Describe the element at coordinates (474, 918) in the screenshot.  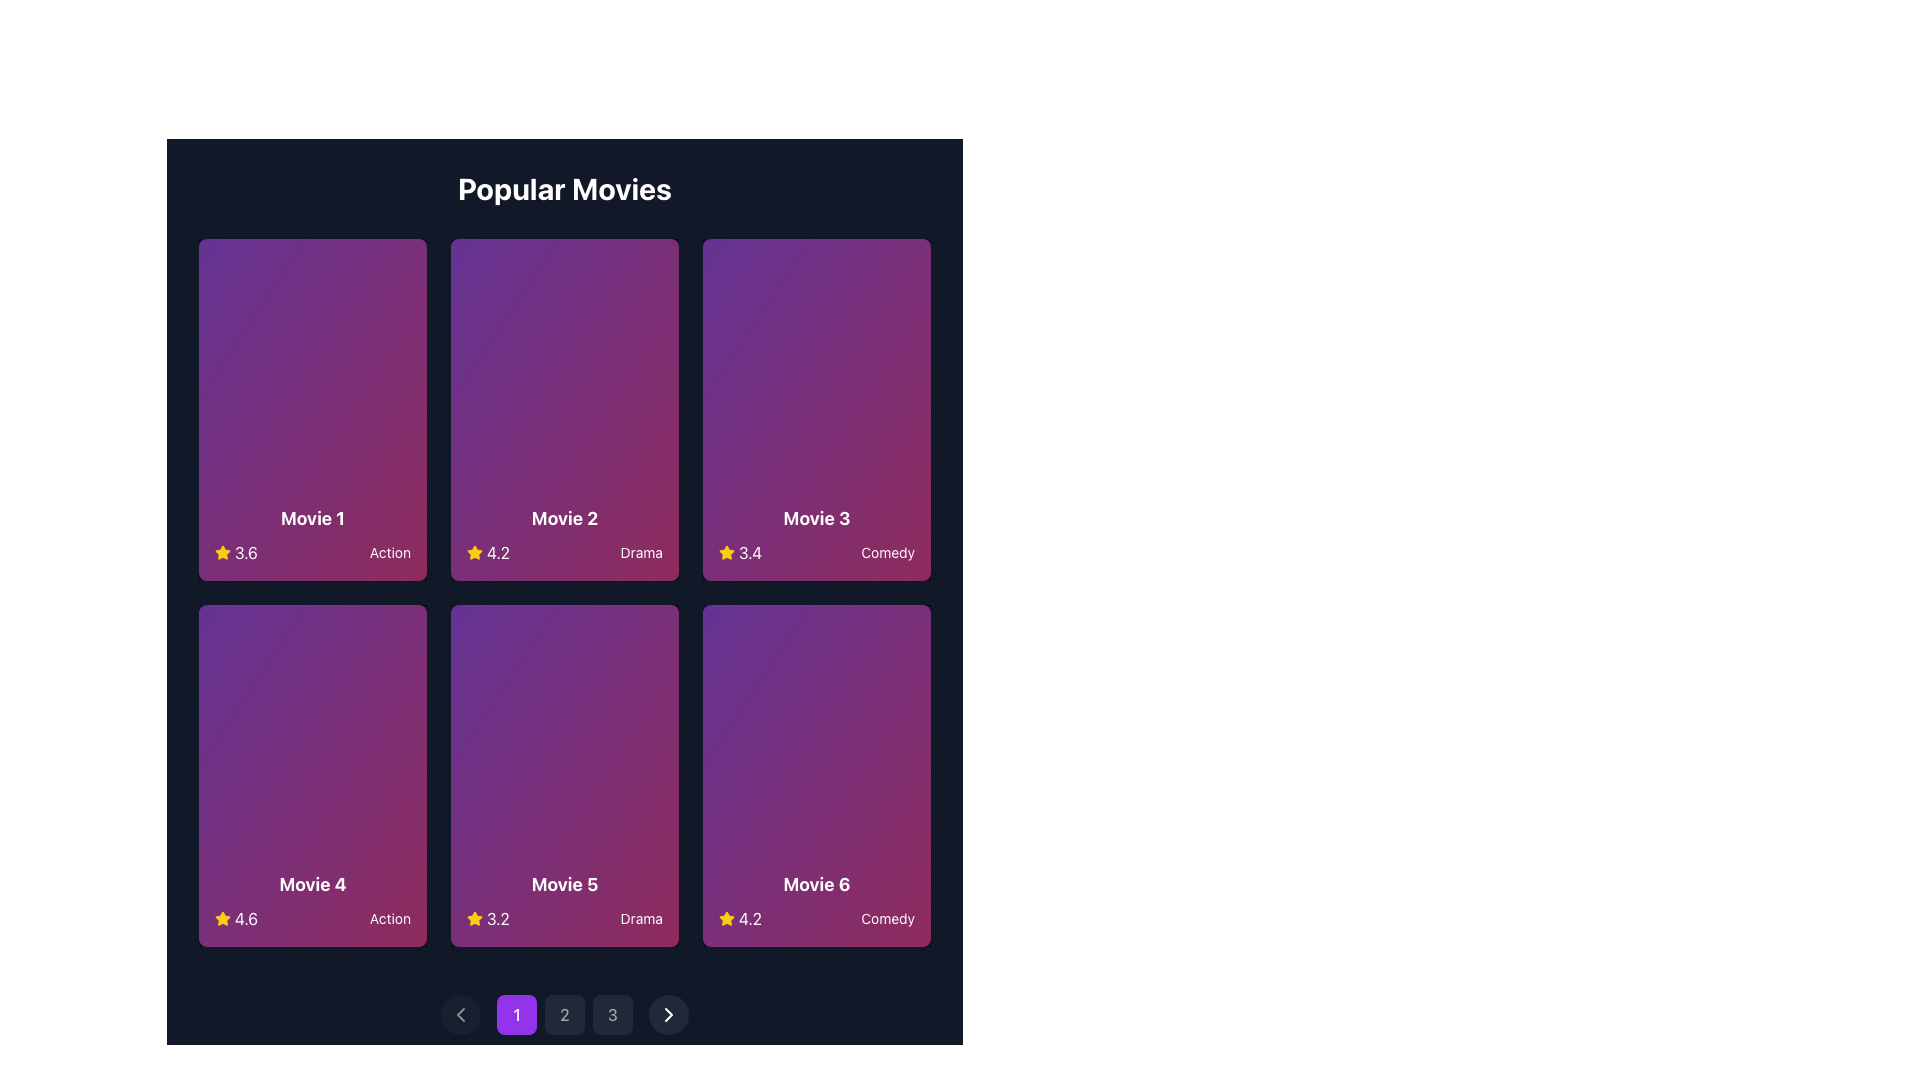
I see `the yellow star icon located in the bottom-left corner of the 'Movie 5' card, adjacent to the numeric rating '3.2'` at that location.